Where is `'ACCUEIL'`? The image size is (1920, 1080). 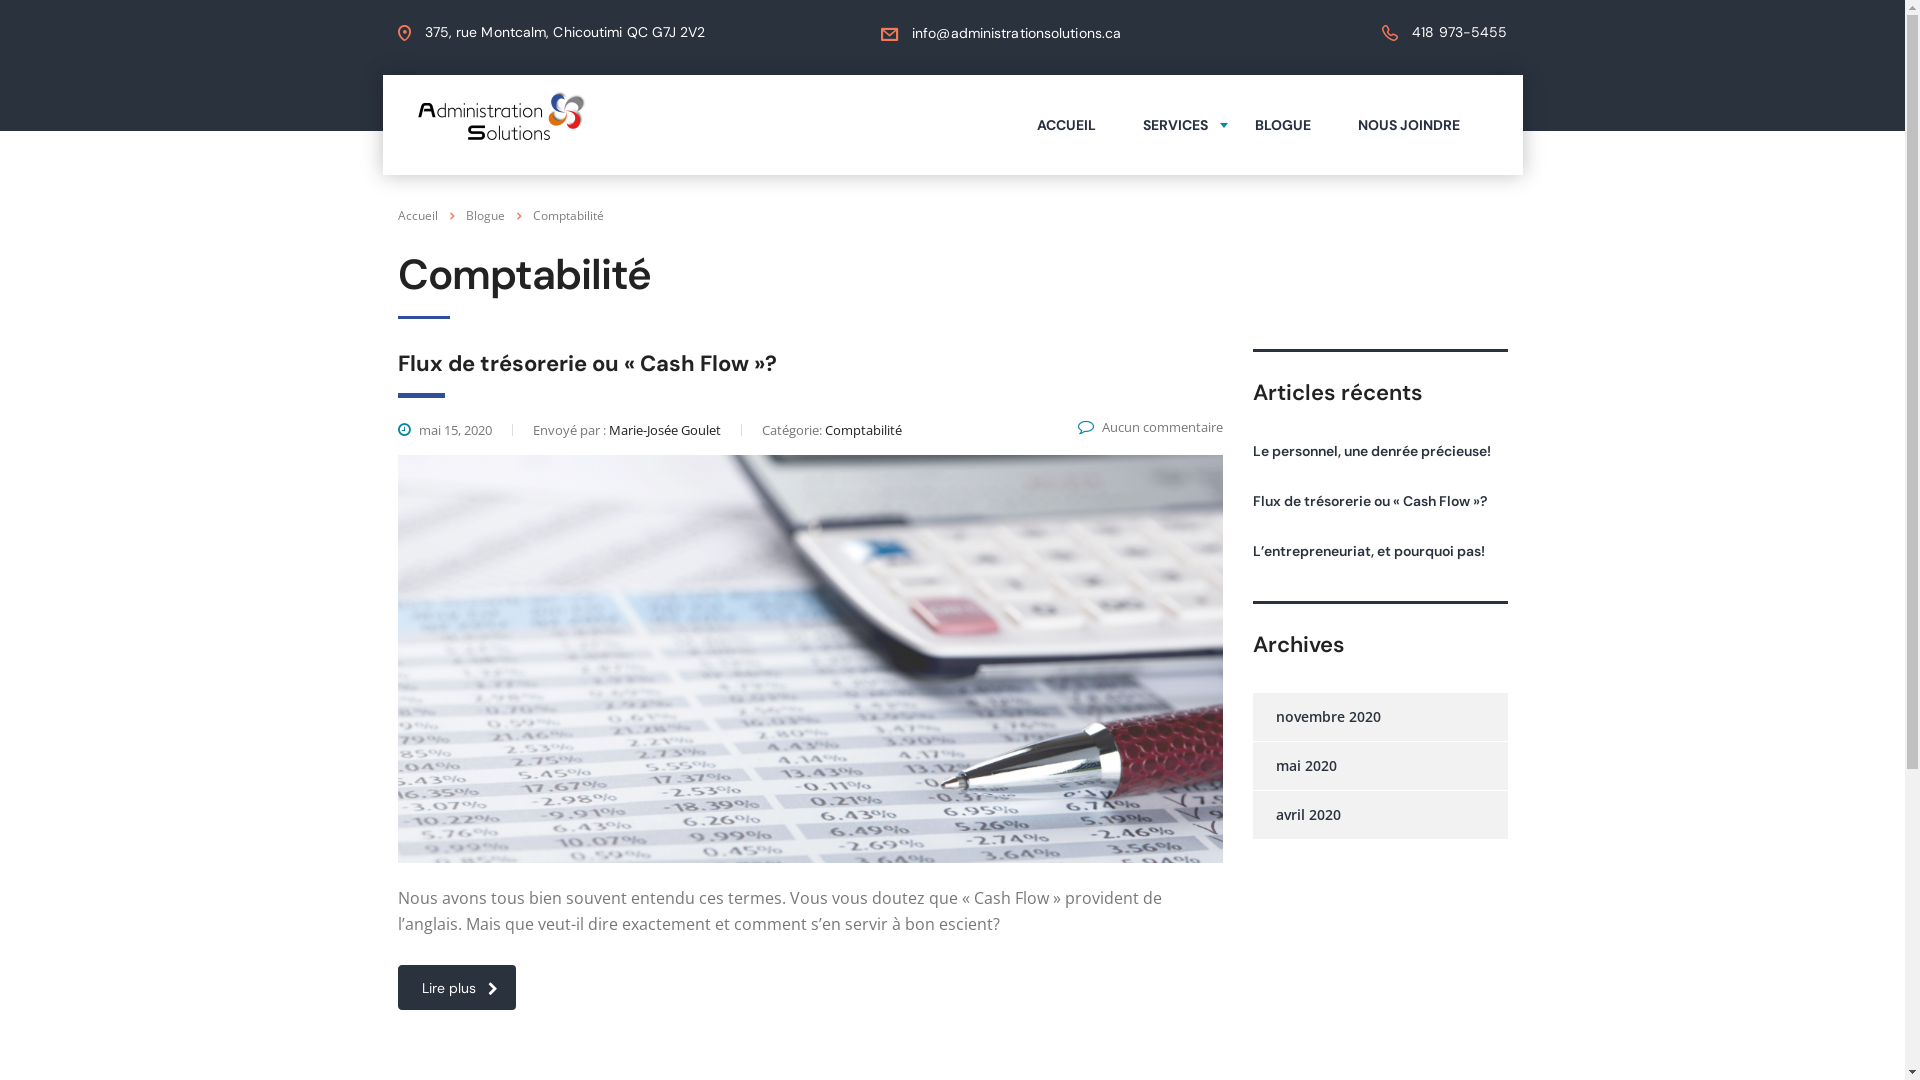
'ACCUEIL' is located at coordinates (1065, 124).